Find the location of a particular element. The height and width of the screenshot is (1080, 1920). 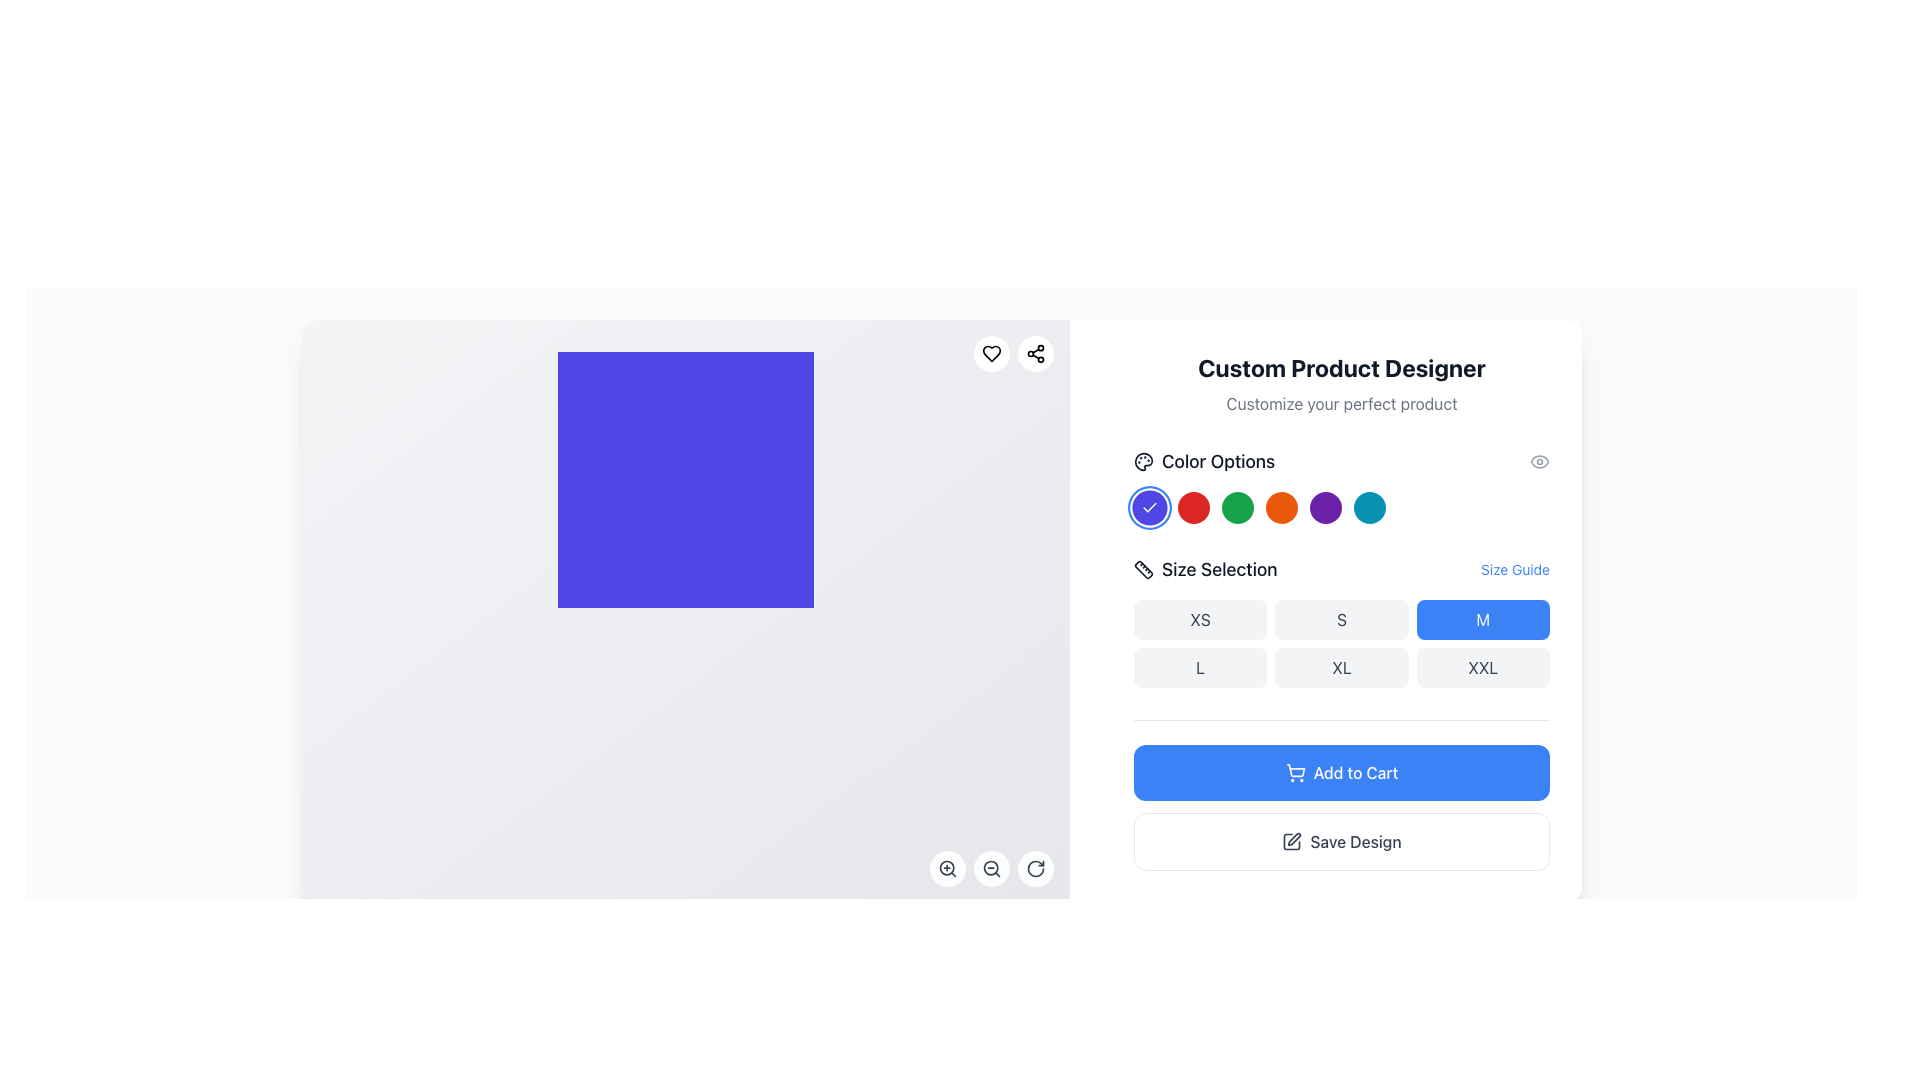

the heart icon located near the top-left corner of the interface is located at coordinates (992, 353).